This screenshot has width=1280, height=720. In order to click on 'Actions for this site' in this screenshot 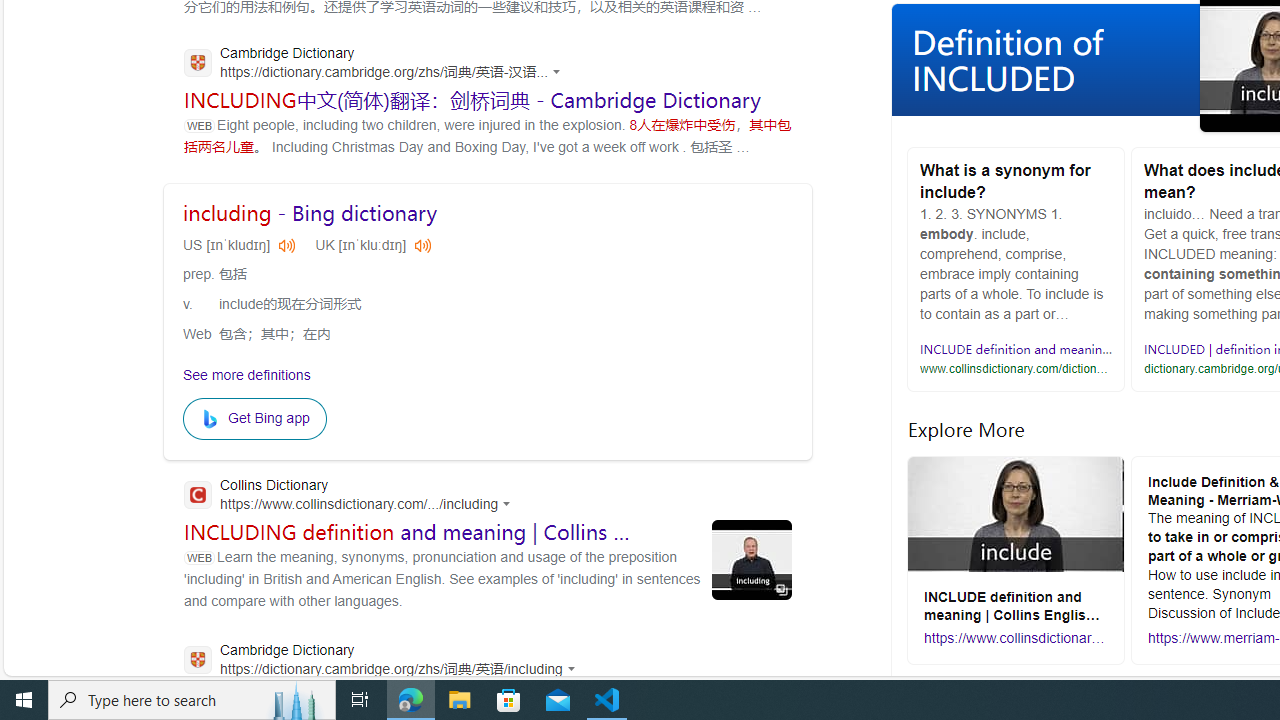, I will do `click(573, 668)`.